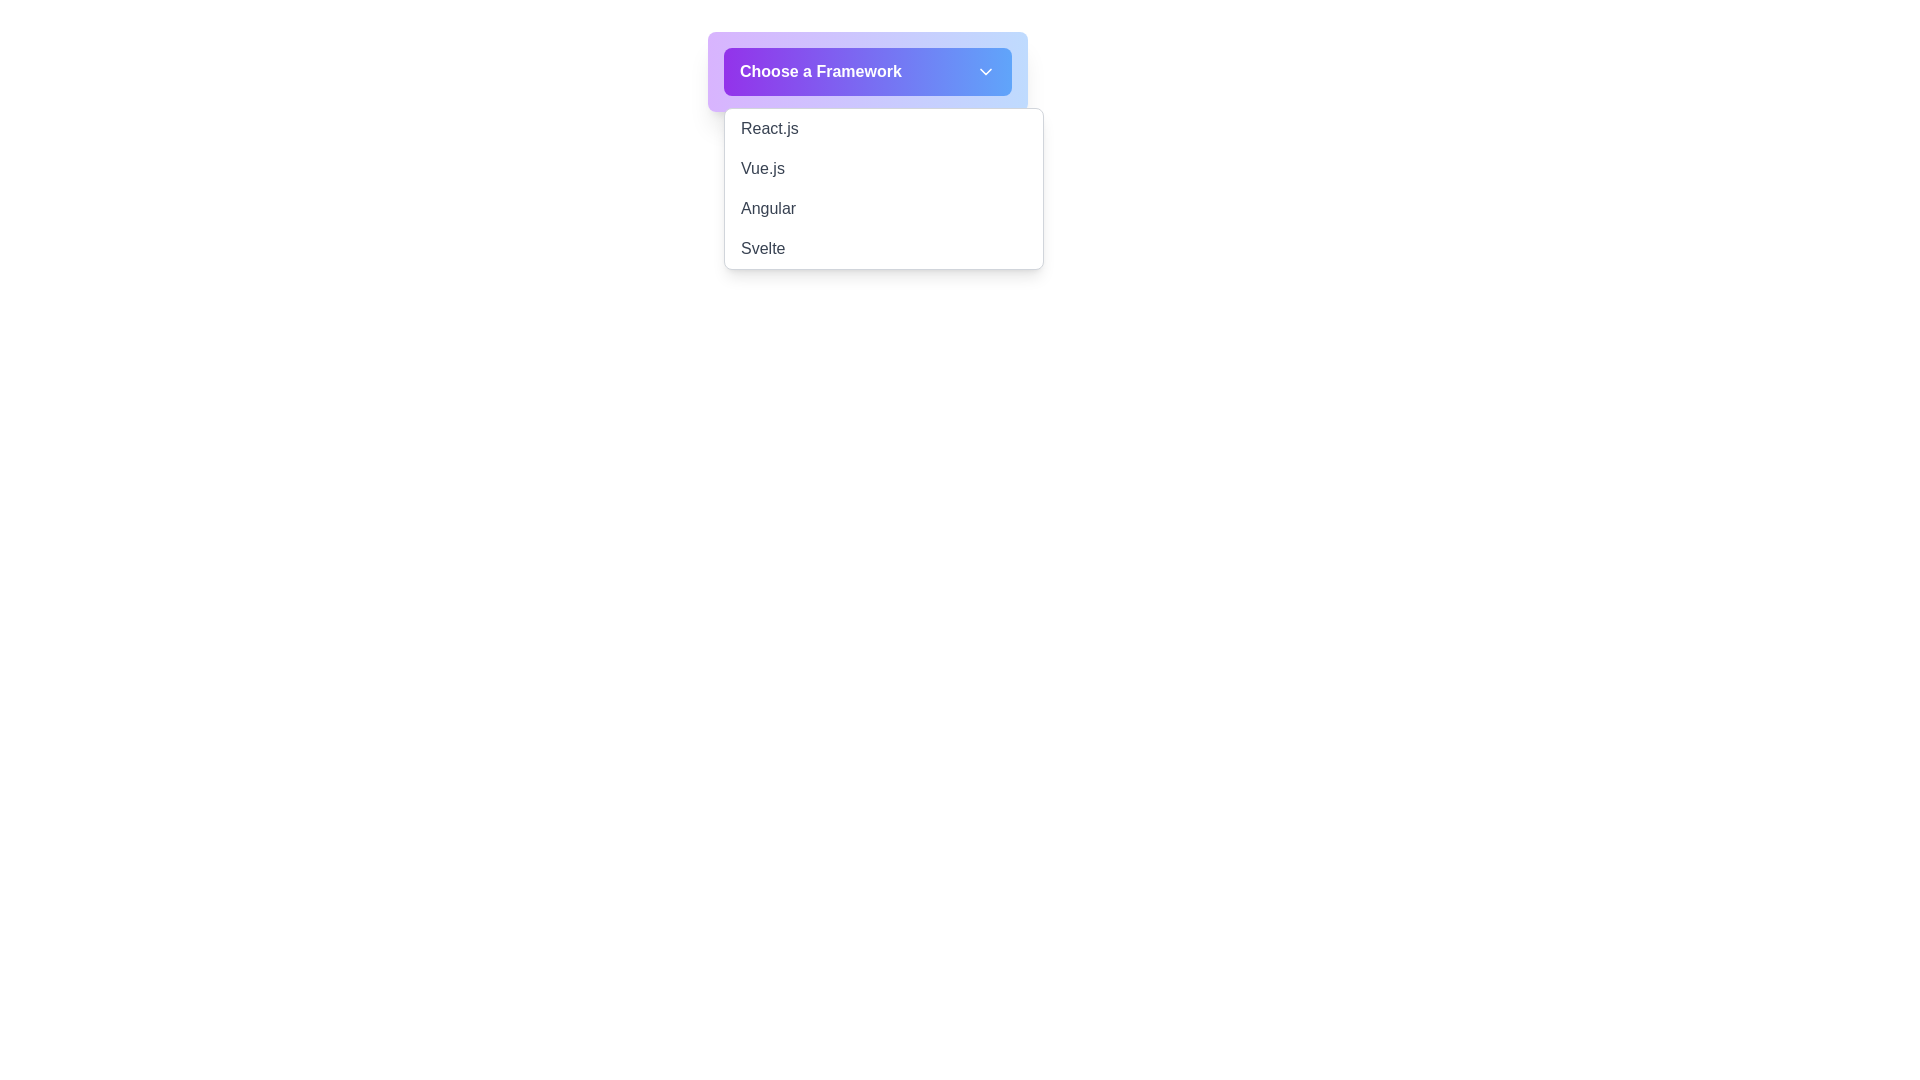 The width and height of the screenshot is (1920, 1080). Describe the element at coordinates (882, 128) in the screenshot. I see `the first item in the dropdown list labeled 'React.js'` at that location.